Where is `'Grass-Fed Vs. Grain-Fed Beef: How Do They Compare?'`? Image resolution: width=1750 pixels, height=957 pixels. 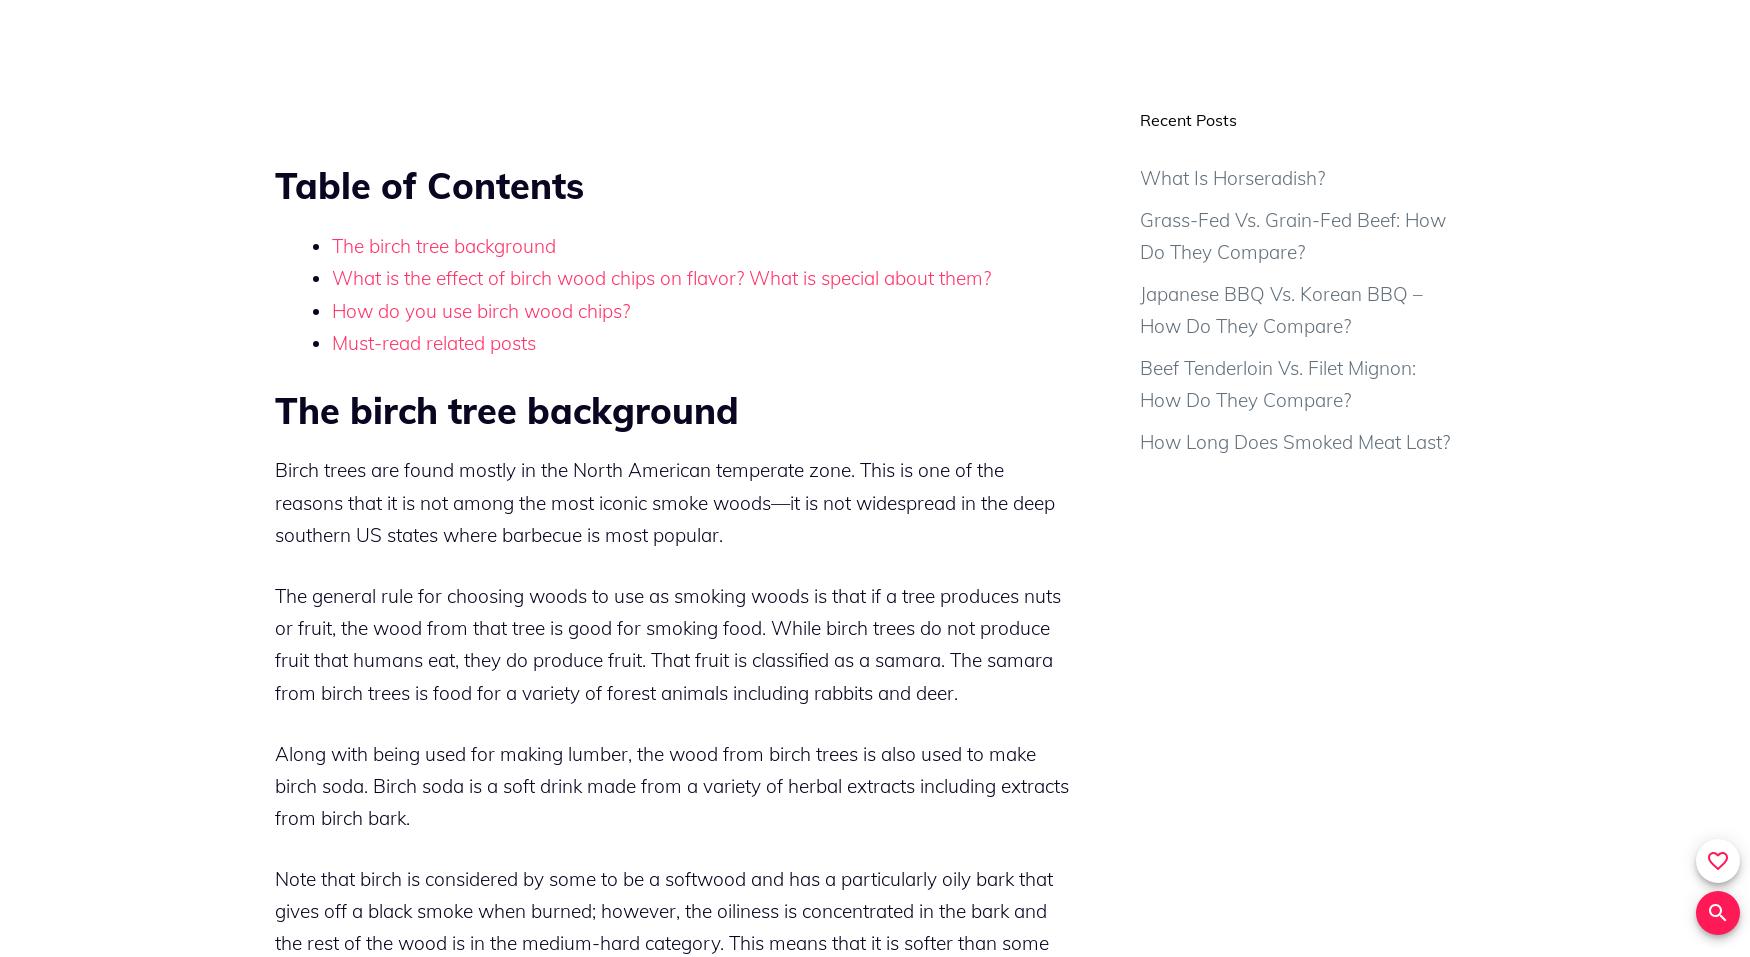
'Grass-Fed Vs. Grain-Fed Beef: How Do They Compare?' is located at coordinates (1138, 234).